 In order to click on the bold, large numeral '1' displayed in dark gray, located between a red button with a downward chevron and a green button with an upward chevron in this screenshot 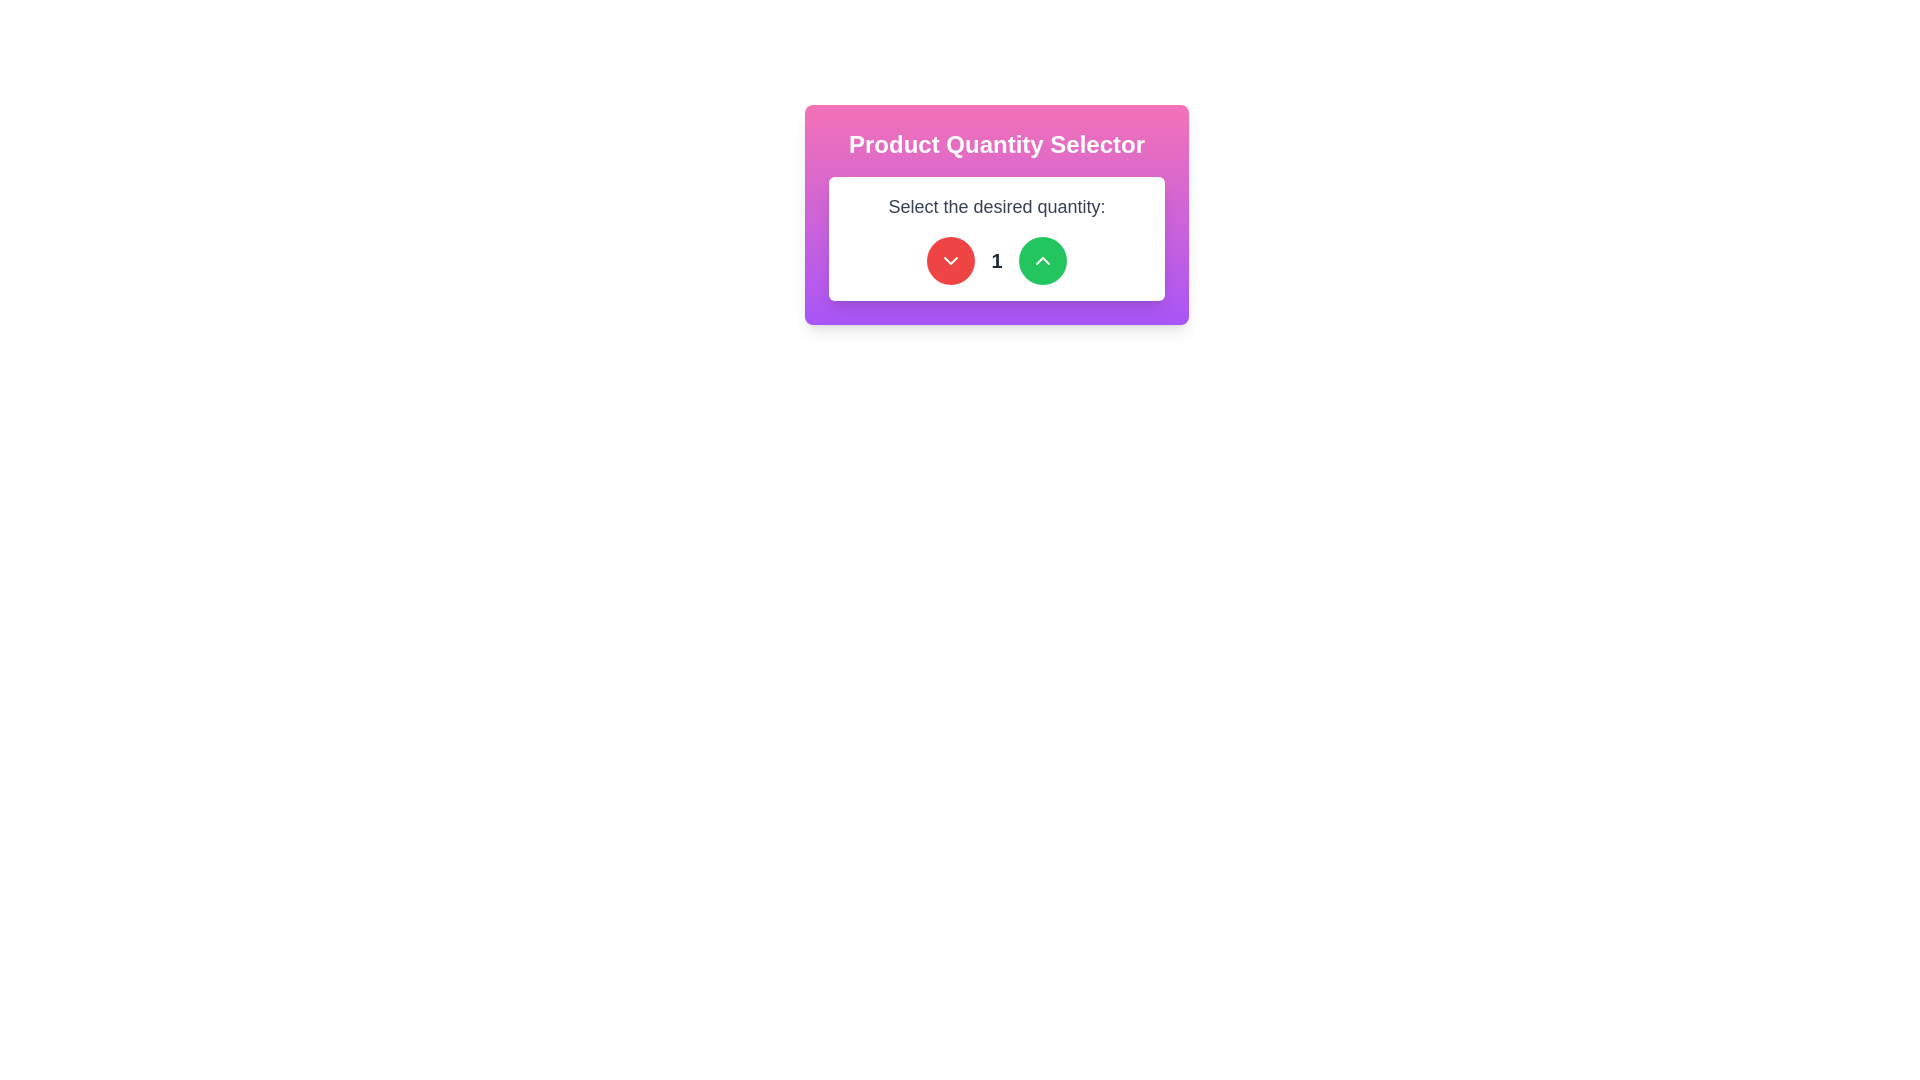, I will do `click(997, 260)`.